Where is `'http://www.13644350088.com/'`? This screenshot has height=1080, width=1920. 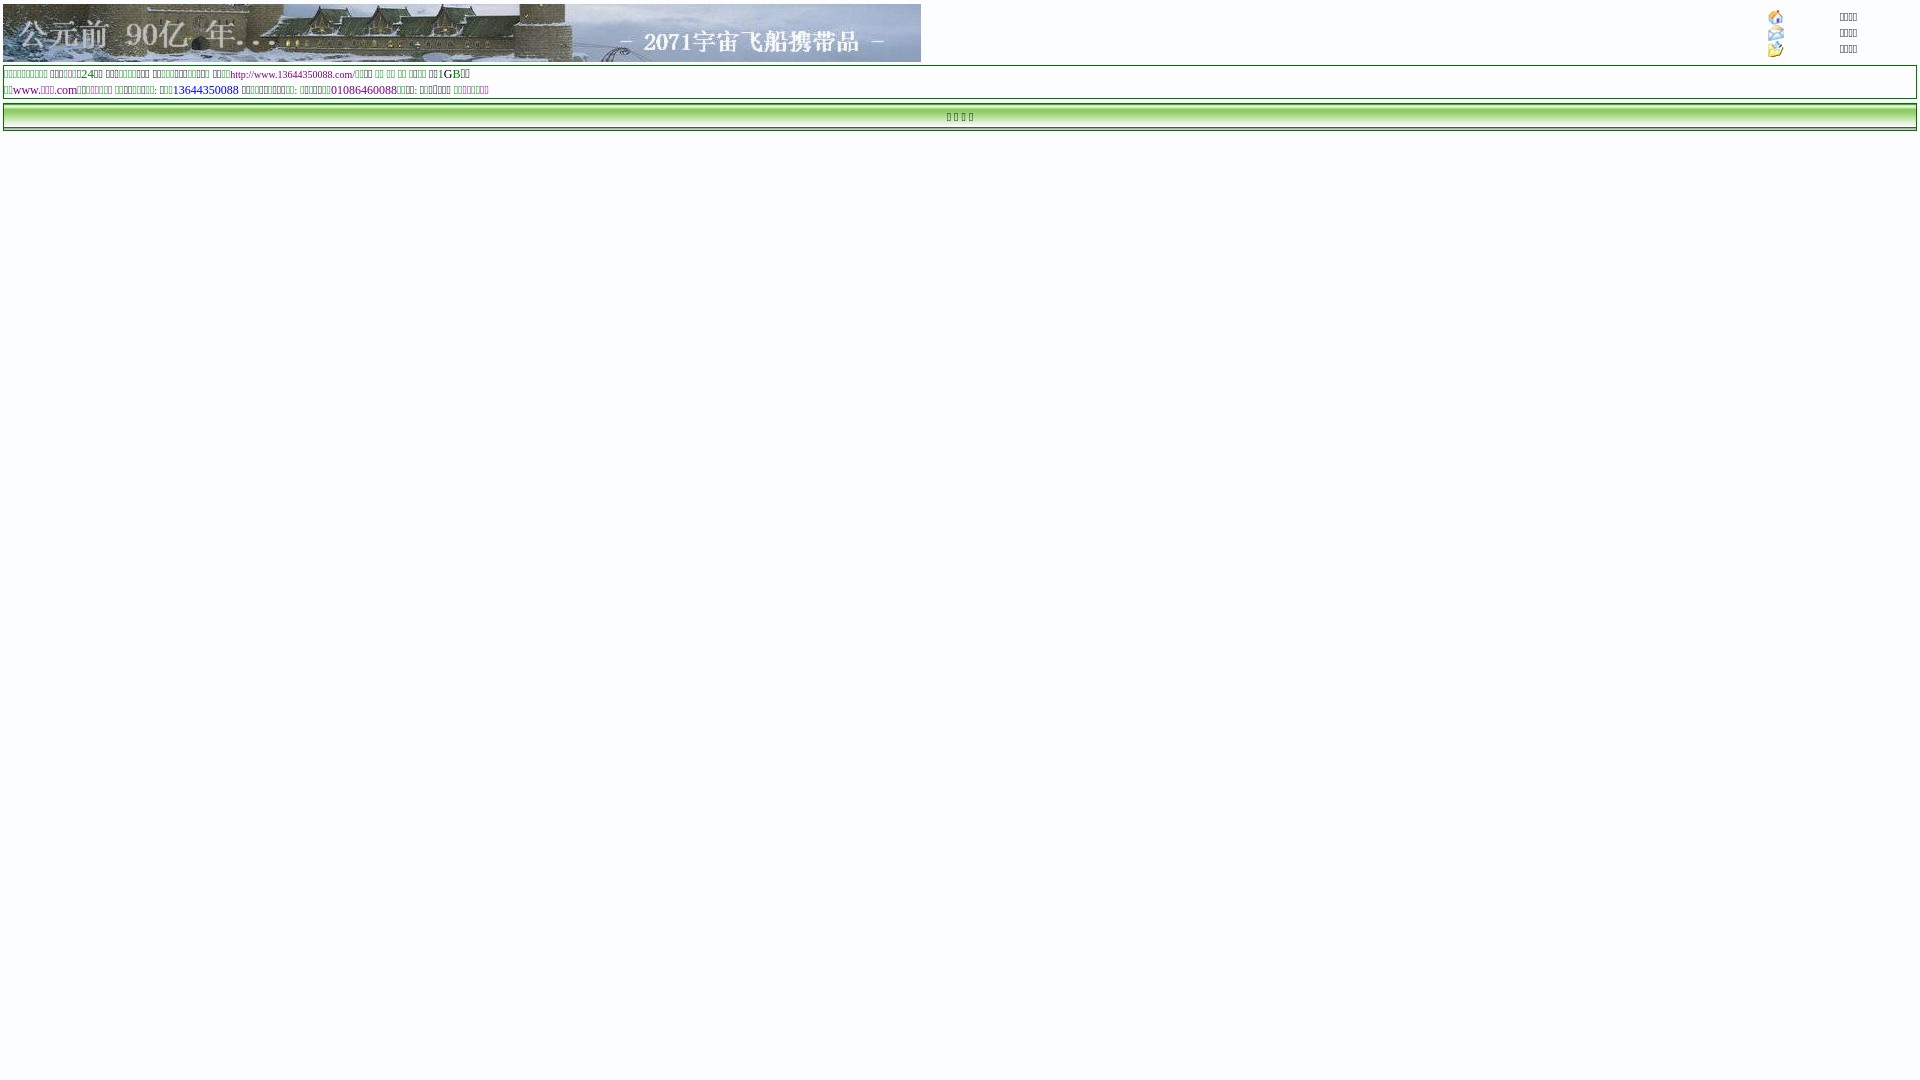 'http://www.13644350088.com/' is located at coordinates (291, 72).